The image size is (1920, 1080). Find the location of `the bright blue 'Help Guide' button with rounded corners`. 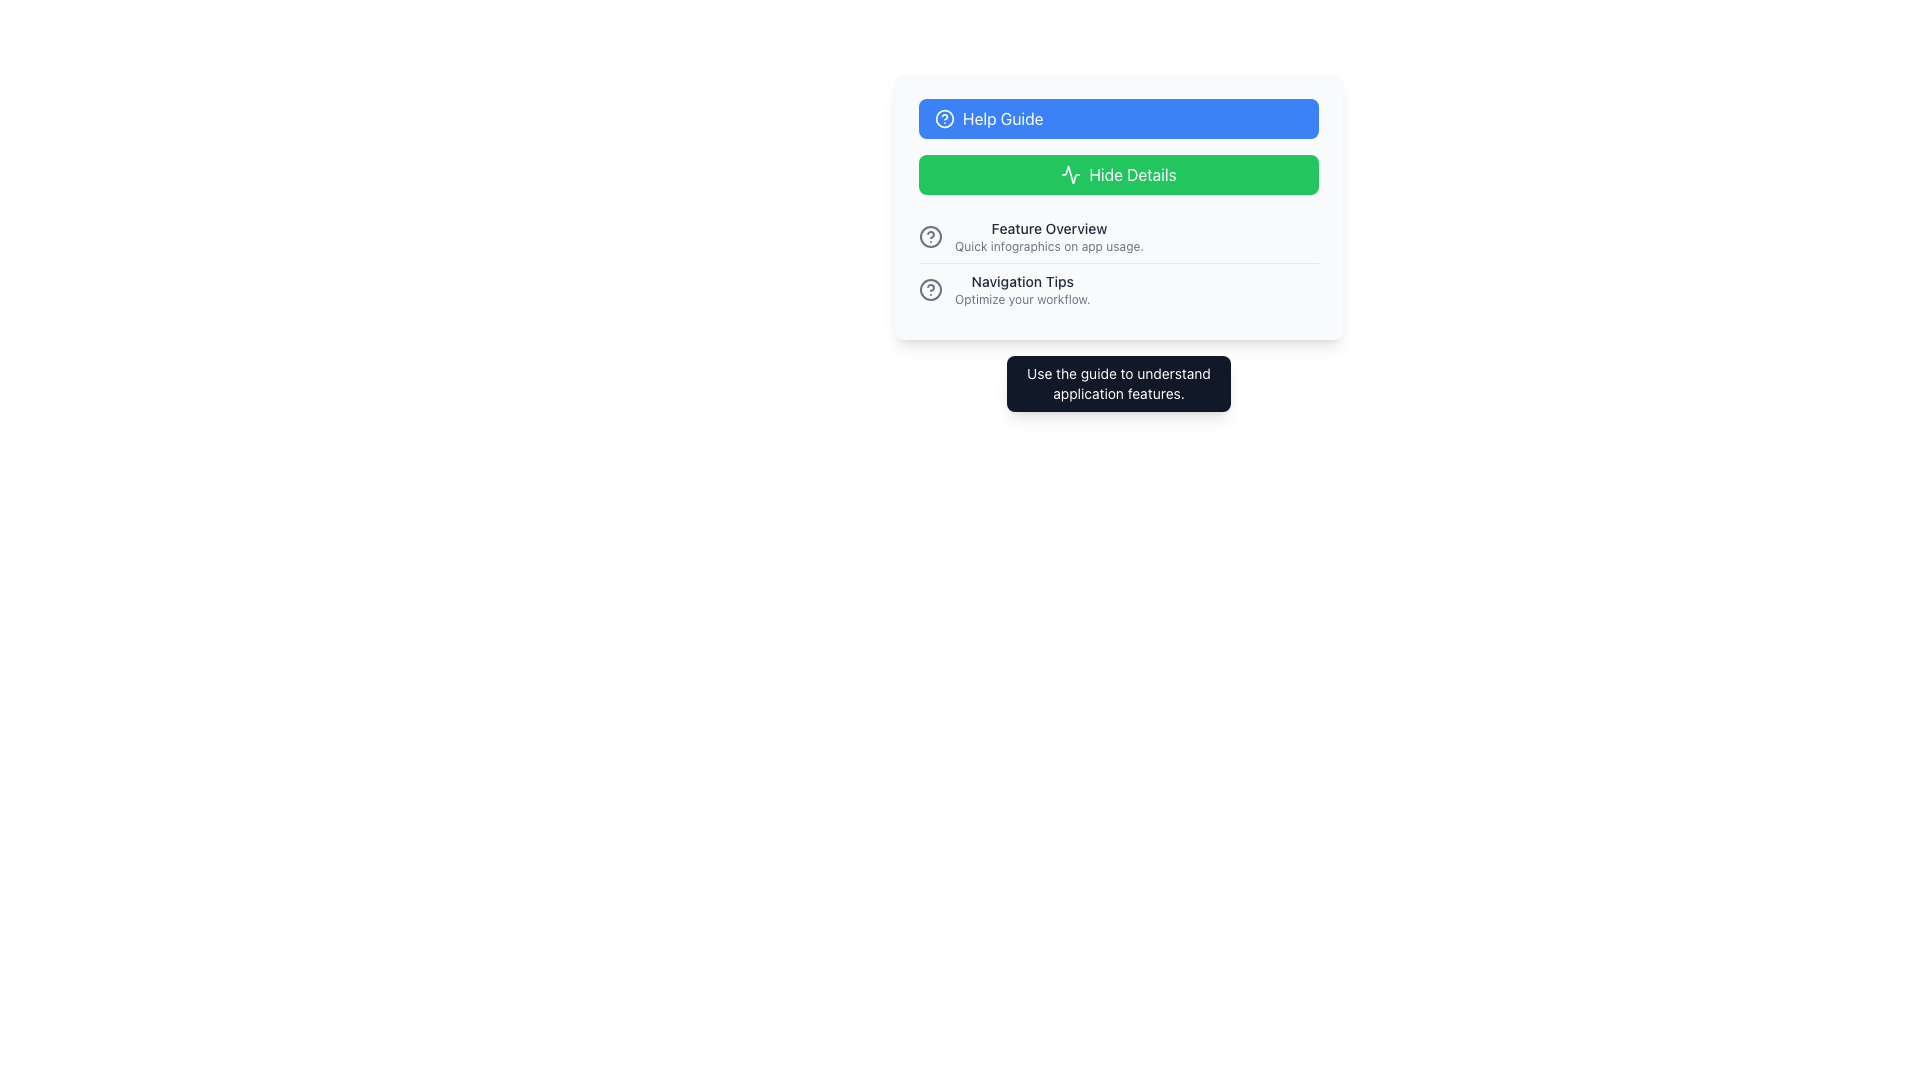

the bright blue 'Help Guide' button with rounded corners is located at coordinates (1117, 119).